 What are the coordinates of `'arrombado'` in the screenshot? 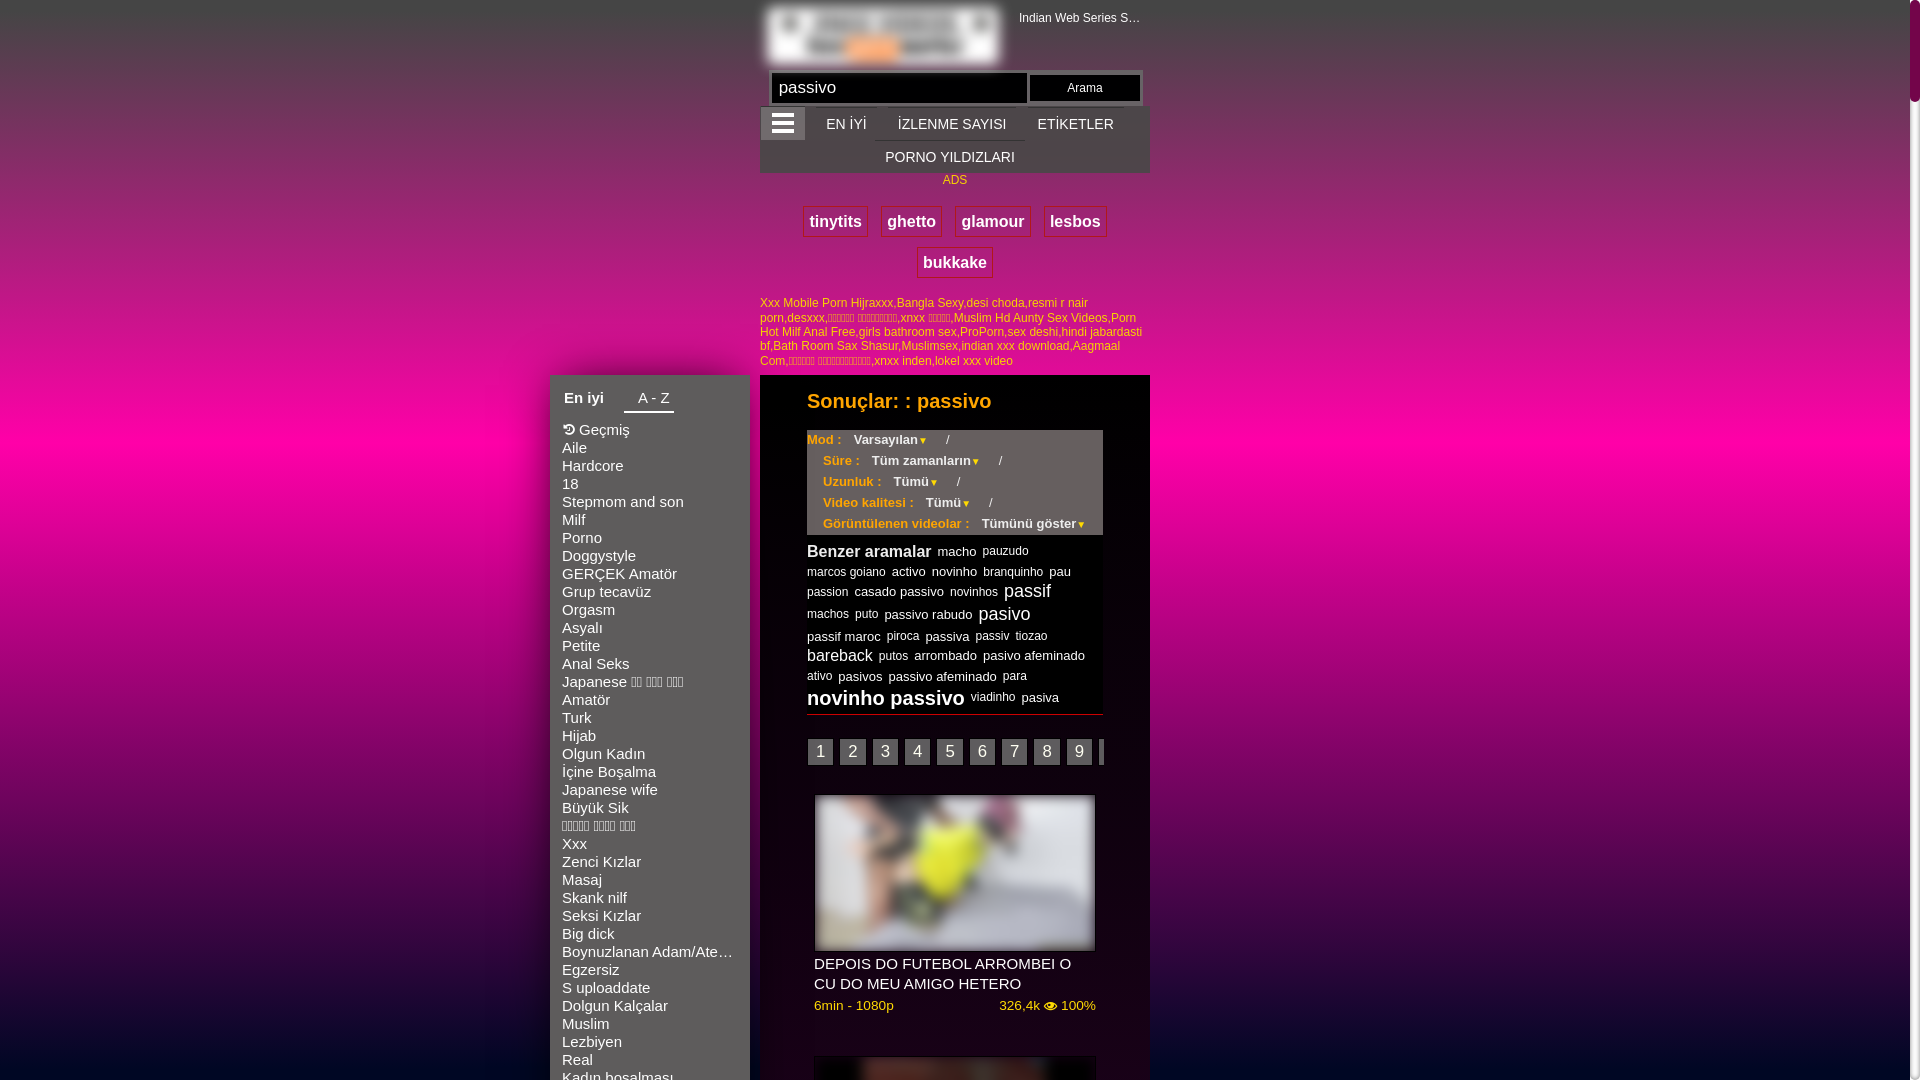 It's located at (944, 655).